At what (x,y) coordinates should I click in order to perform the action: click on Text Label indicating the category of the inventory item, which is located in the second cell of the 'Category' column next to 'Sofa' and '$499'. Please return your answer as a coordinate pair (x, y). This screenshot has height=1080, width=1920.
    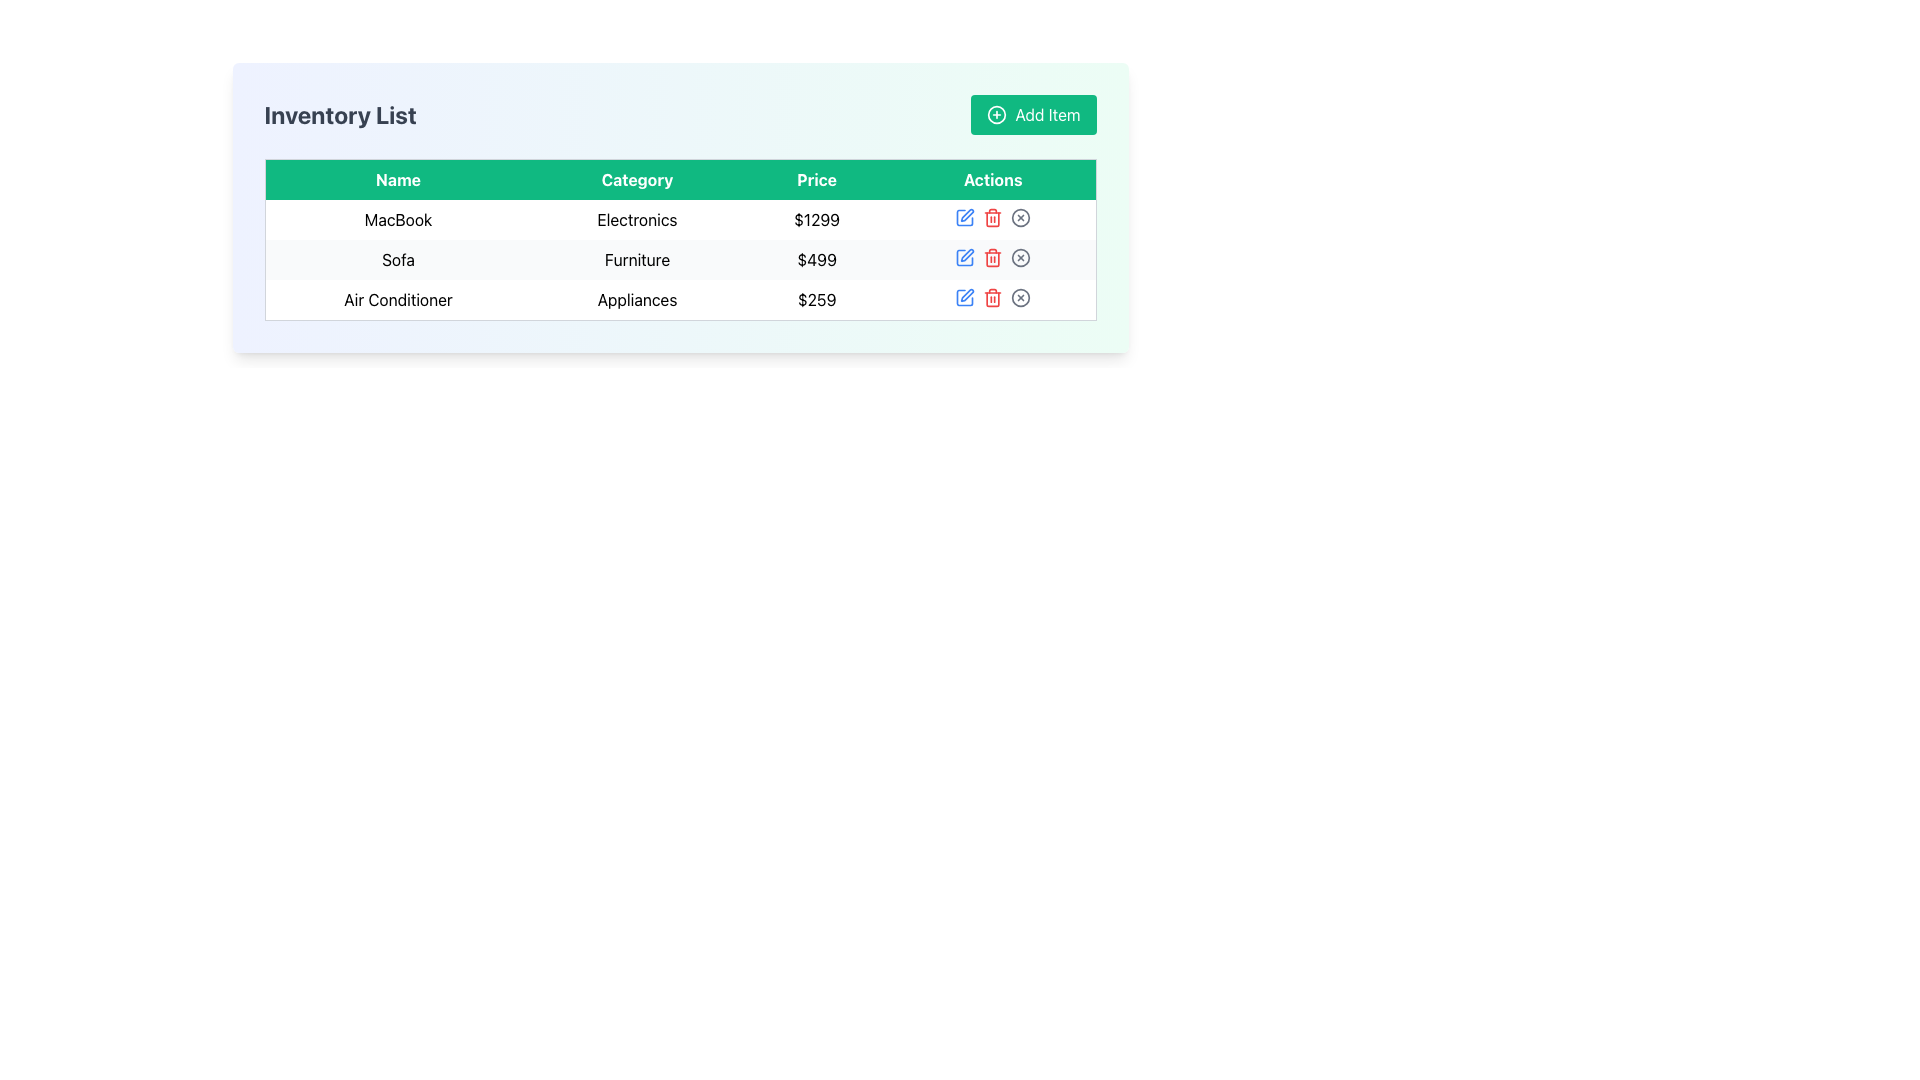
    Looking at the image, I should click on (636, 258).